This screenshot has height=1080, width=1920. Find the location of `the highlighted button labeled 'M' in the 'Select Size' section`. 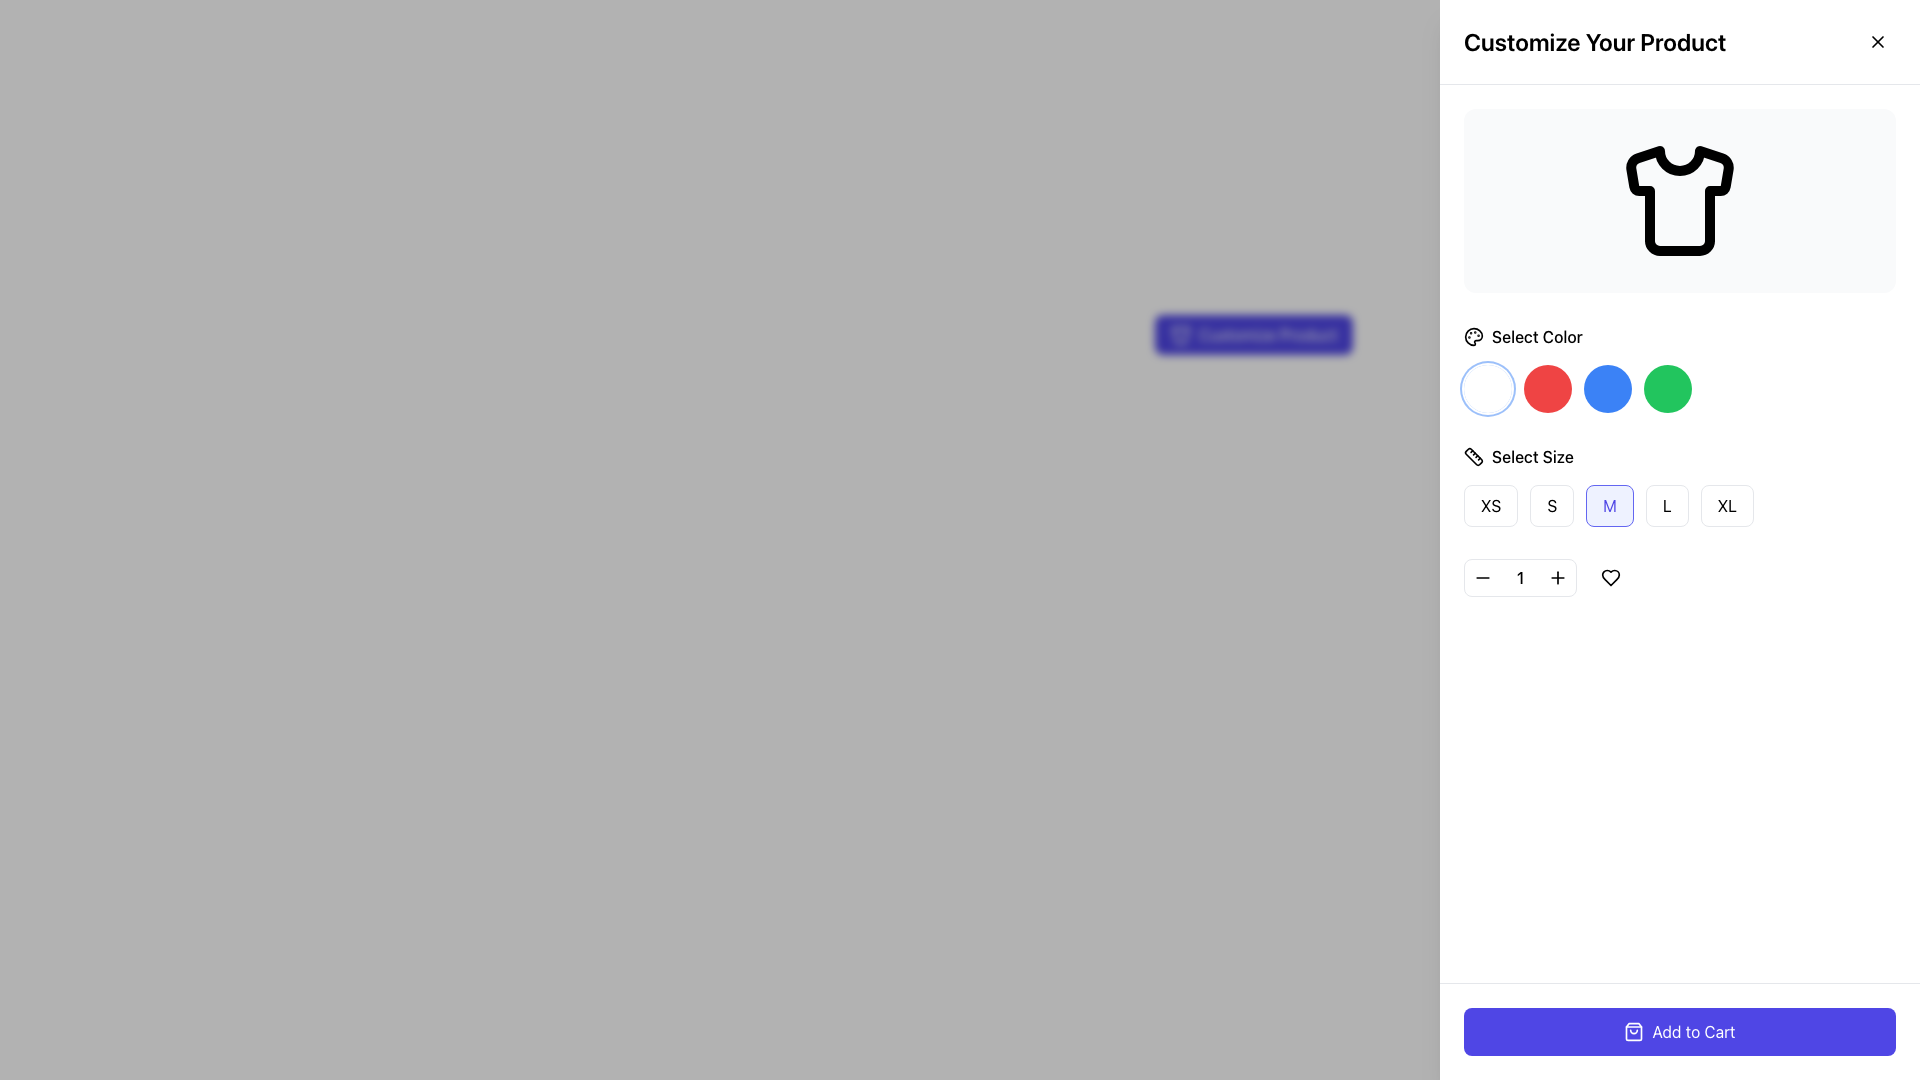

the highlighted button labeled 'M' in the 'Select Size' section is located at coordinates (1680, 486).